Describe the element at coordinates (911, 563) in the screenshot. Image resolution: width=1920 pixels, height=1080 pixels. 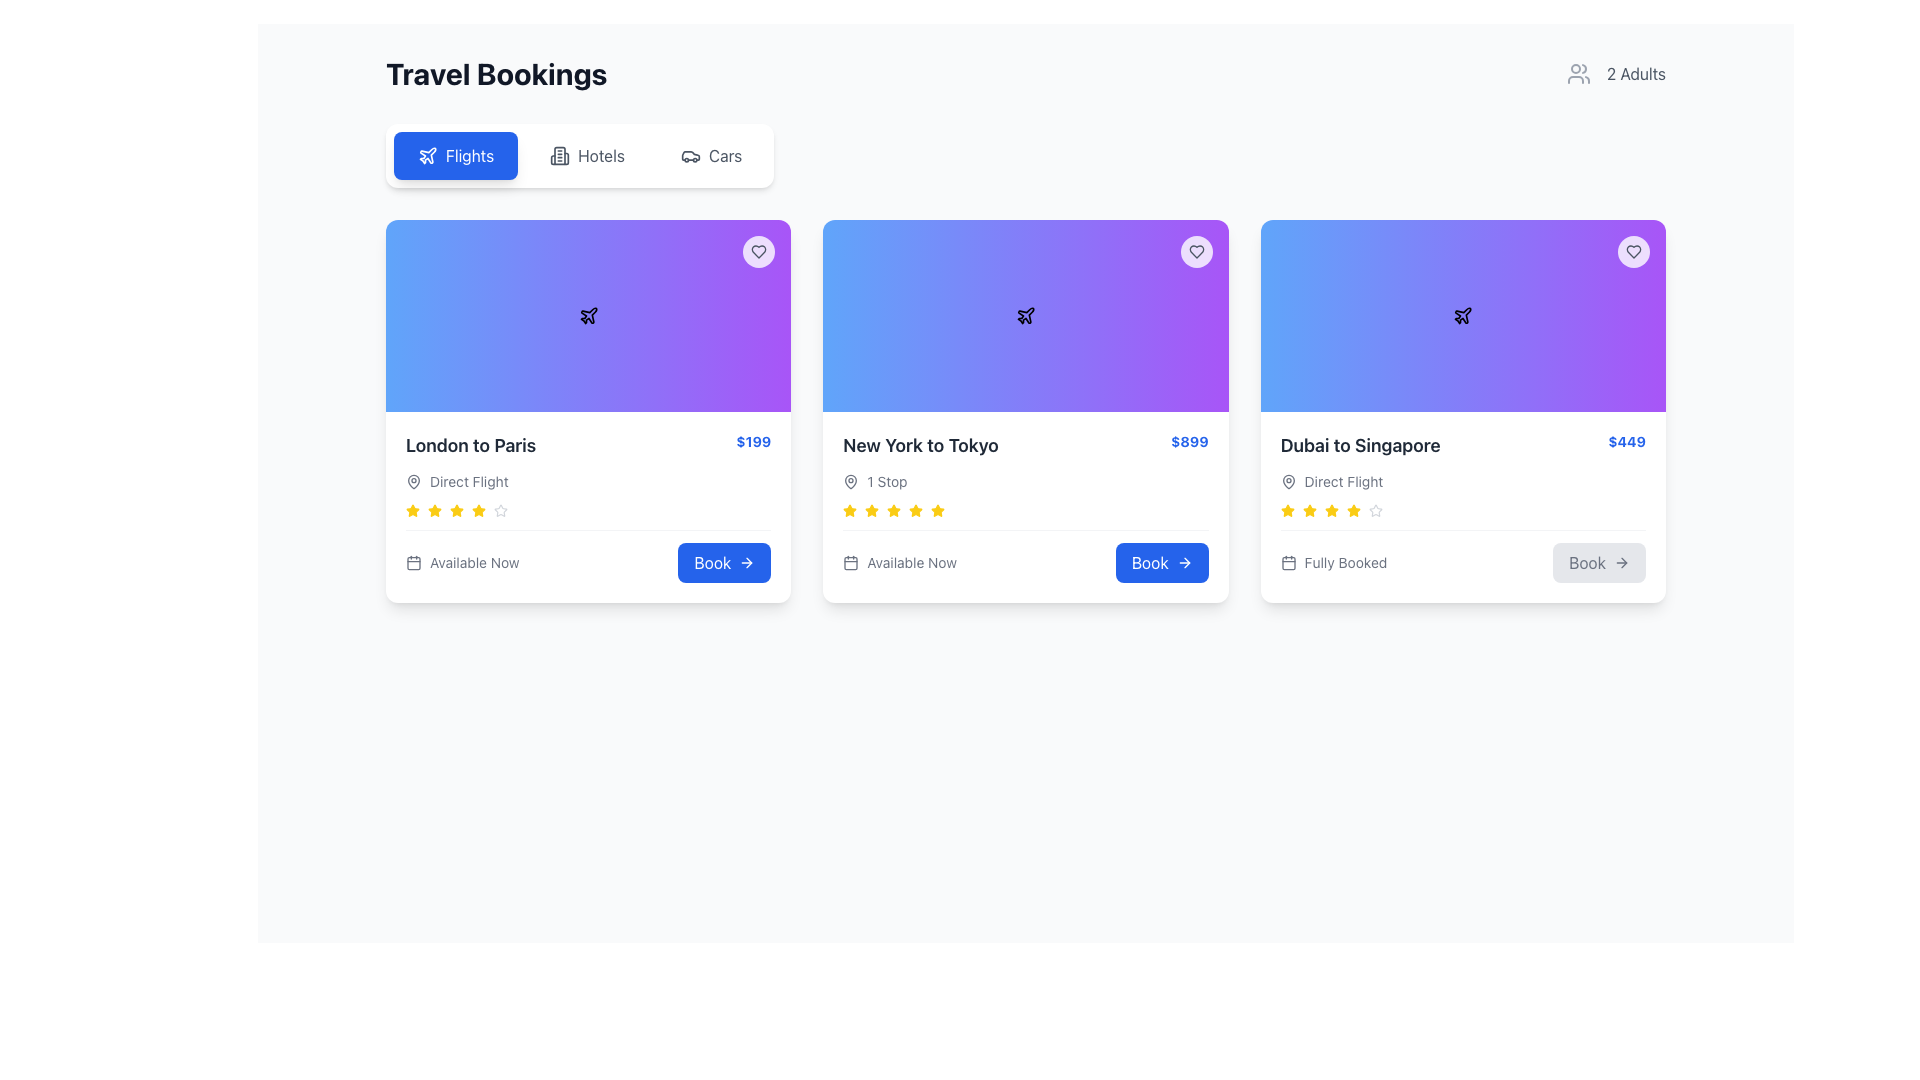
I see `text label that says 'Available Now', which is styled in small gray font and located under the card for 'New York to Tokyo'` at that location.